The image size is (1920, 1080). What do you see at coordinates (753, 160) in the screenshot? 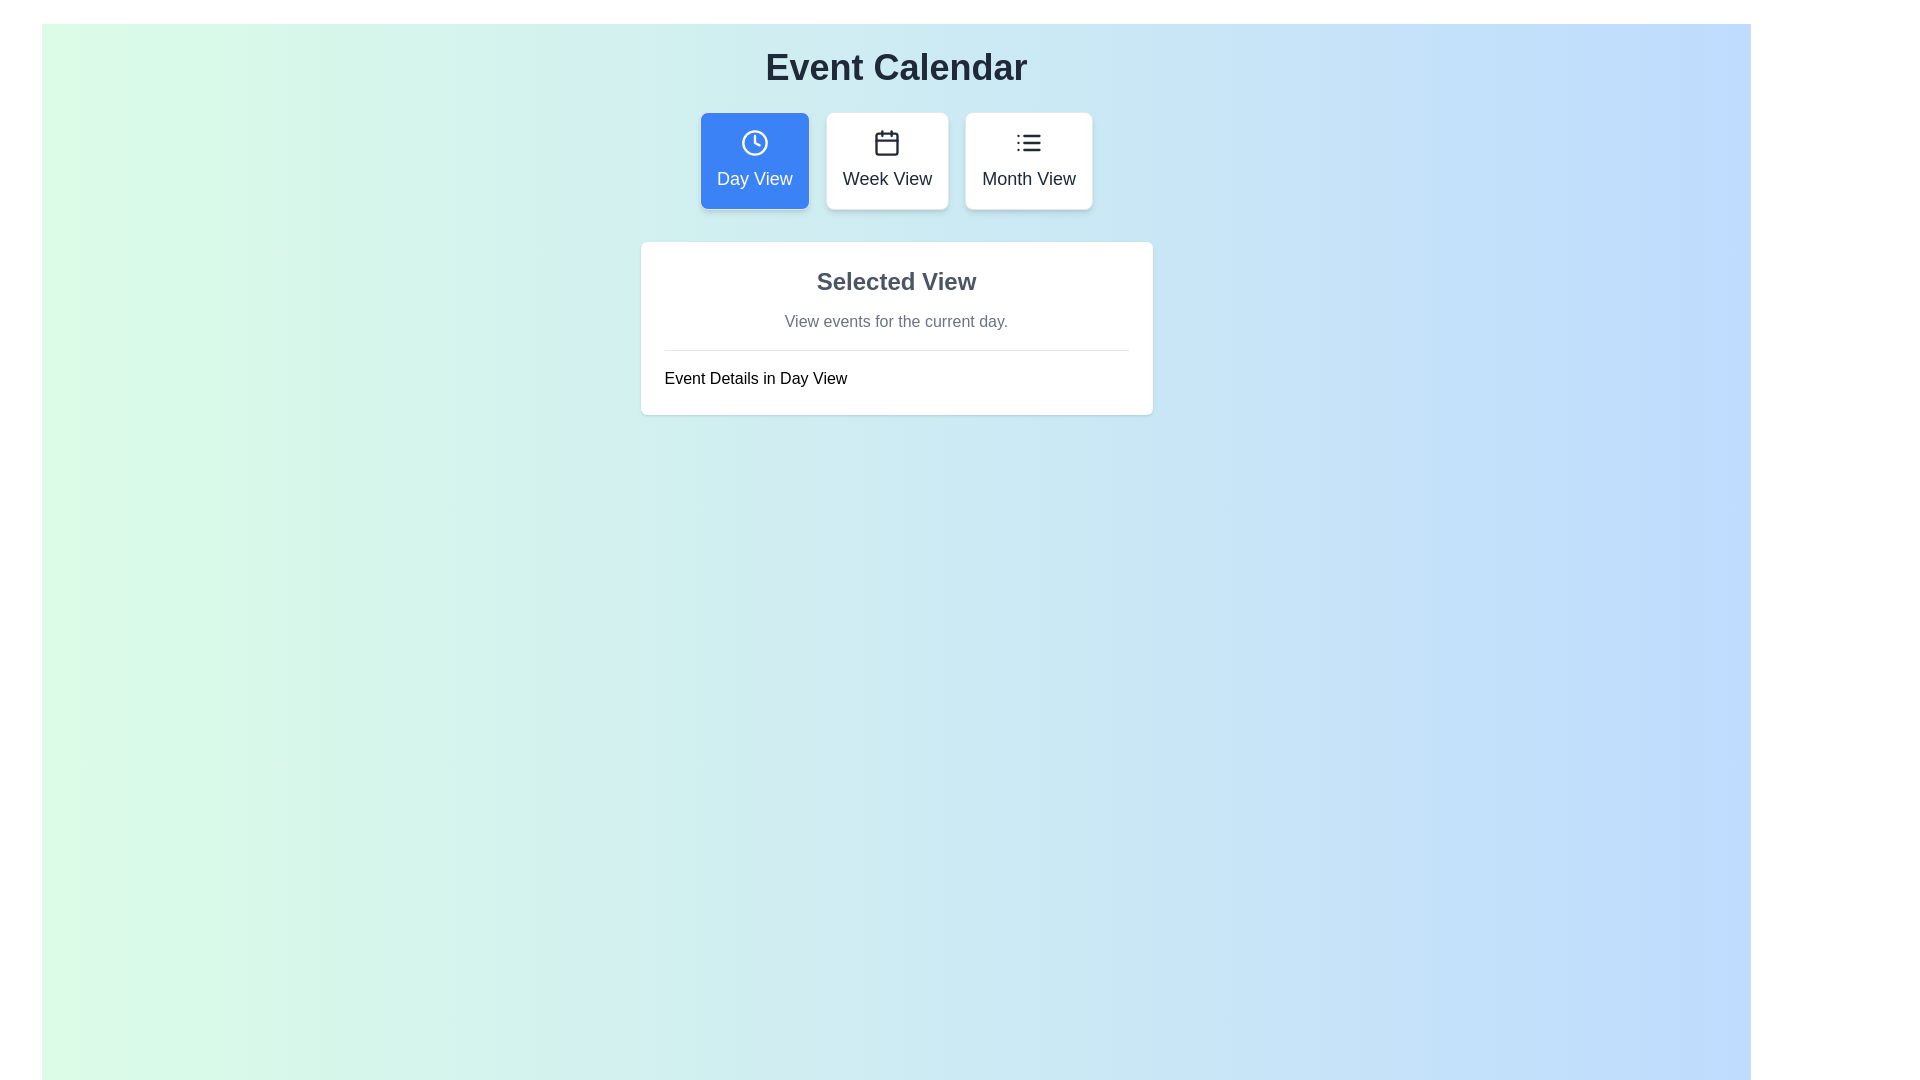
I see `the button labeled 'Day View' to observe its hover effect` at bounding box center [753, 160].